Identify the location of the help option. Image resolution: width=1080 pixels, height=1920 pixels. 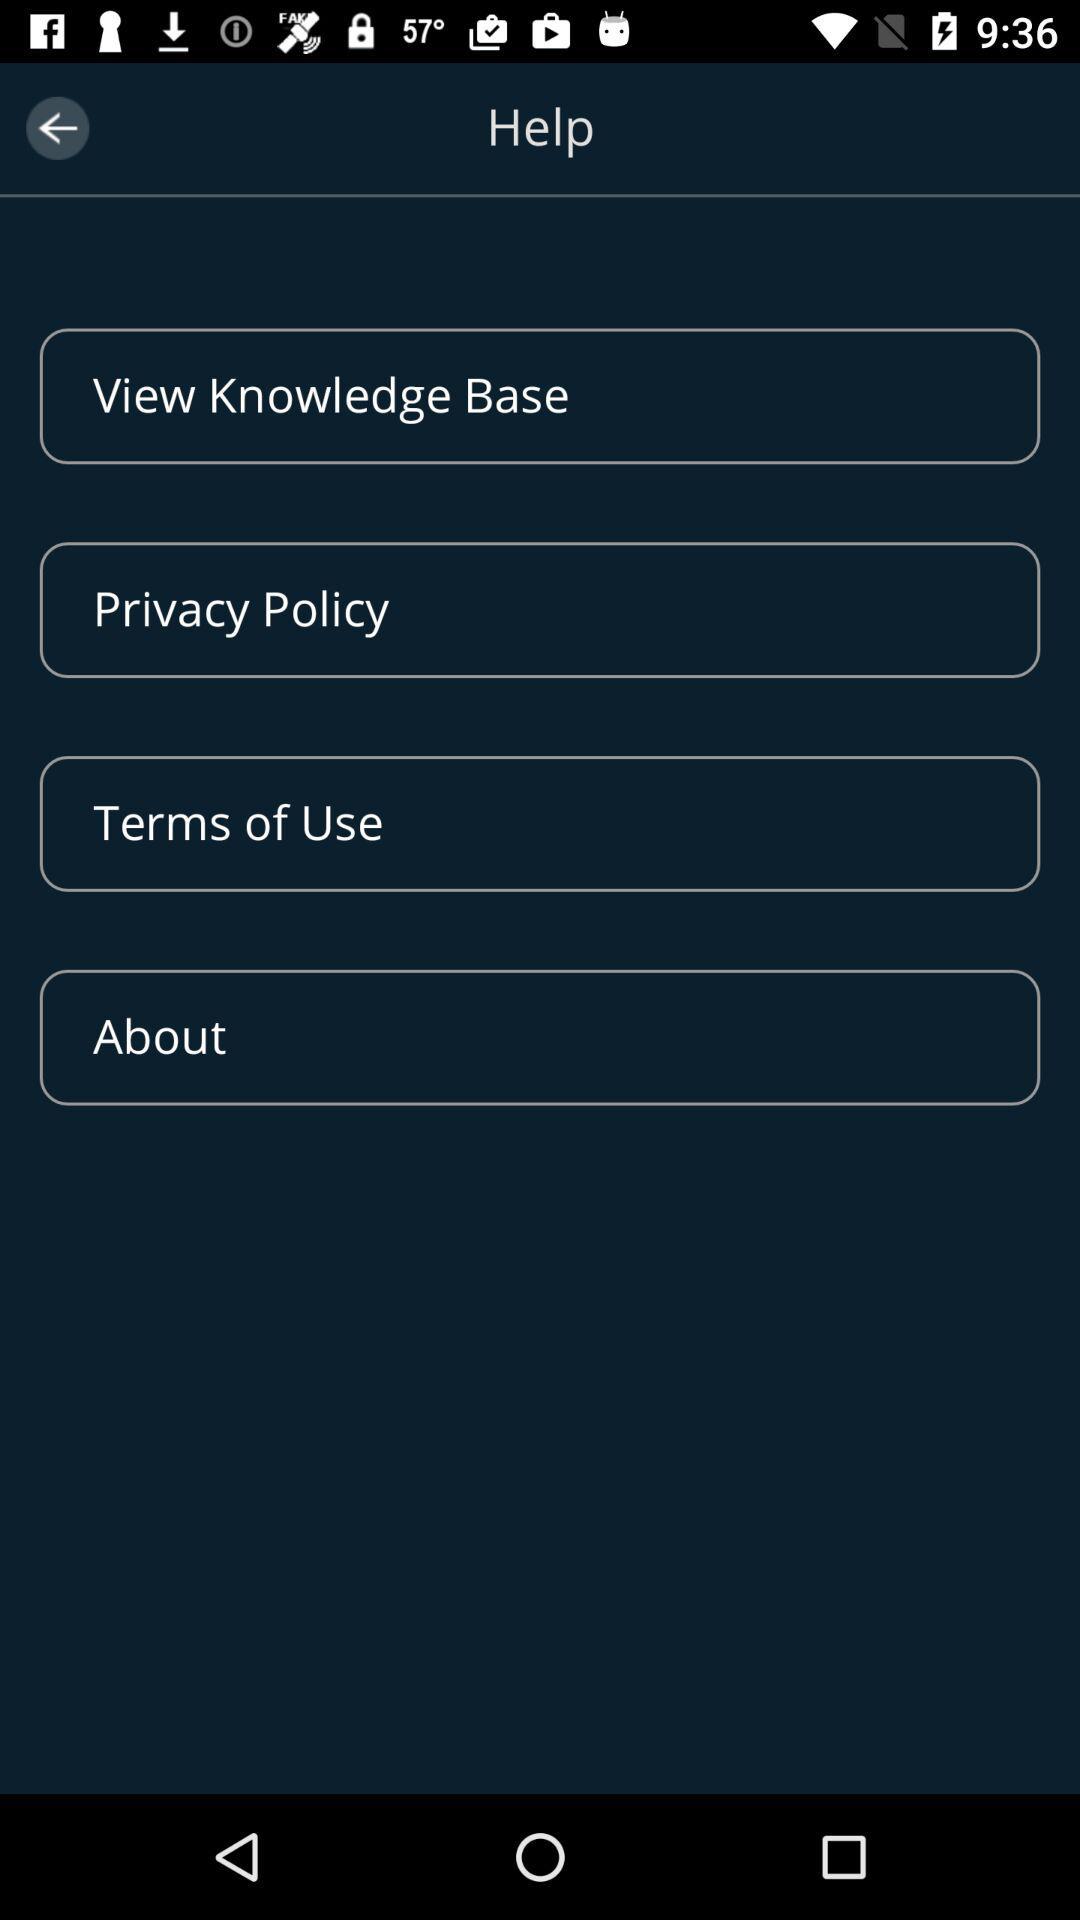
(540, 149).